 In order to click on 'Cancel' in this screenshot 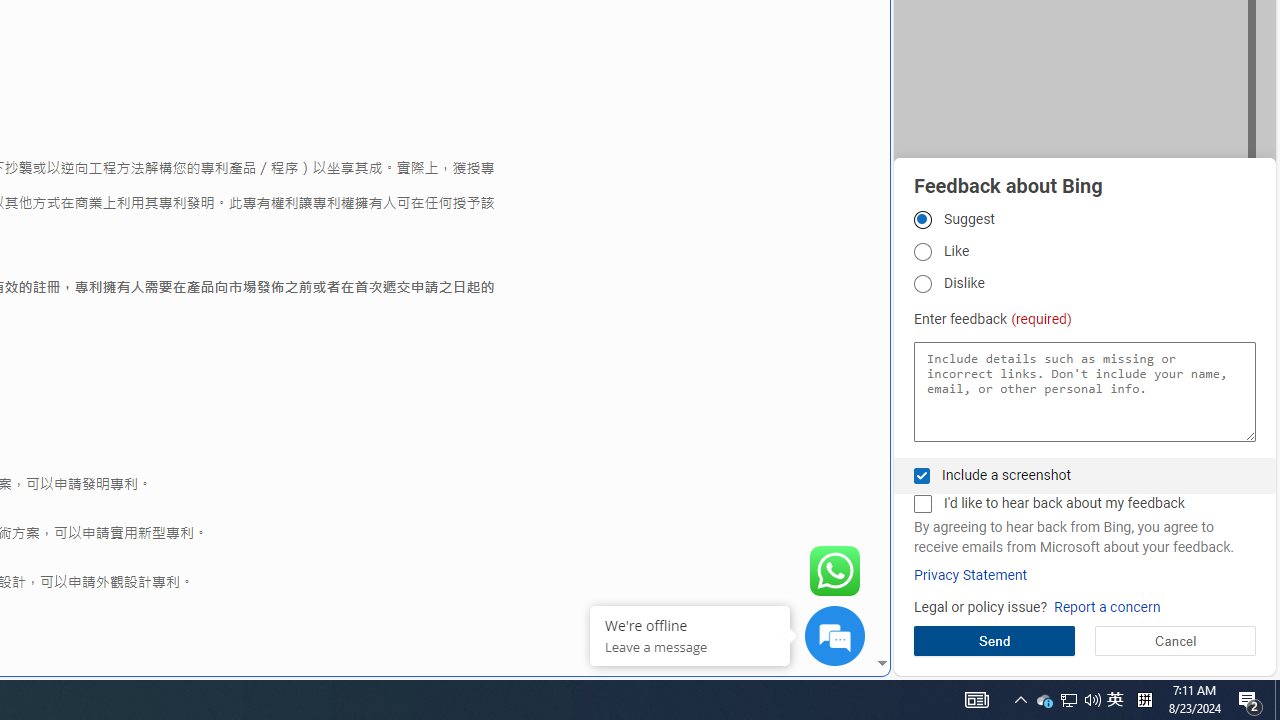, I will do `click(1175, 640)`.